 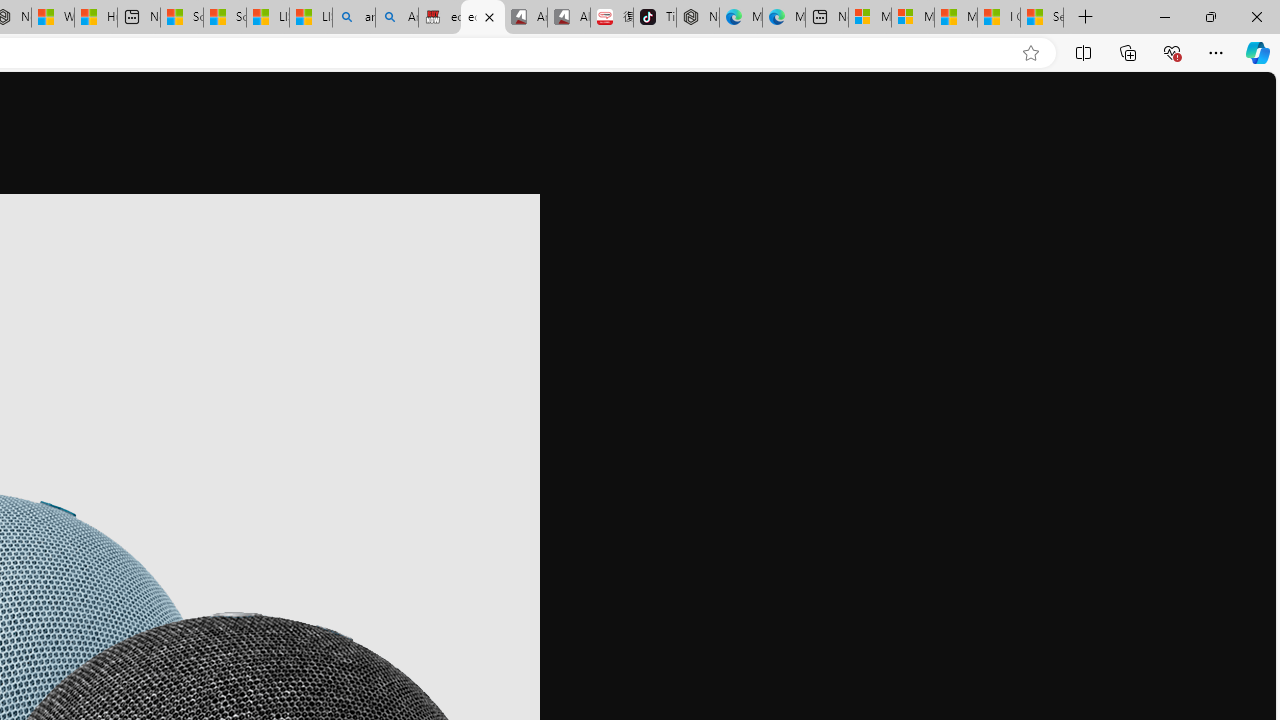 What do you see at coordinates (567, 17) in the screenshot?
I see `'All Cubot phones'` at bounding box center [567, 17].